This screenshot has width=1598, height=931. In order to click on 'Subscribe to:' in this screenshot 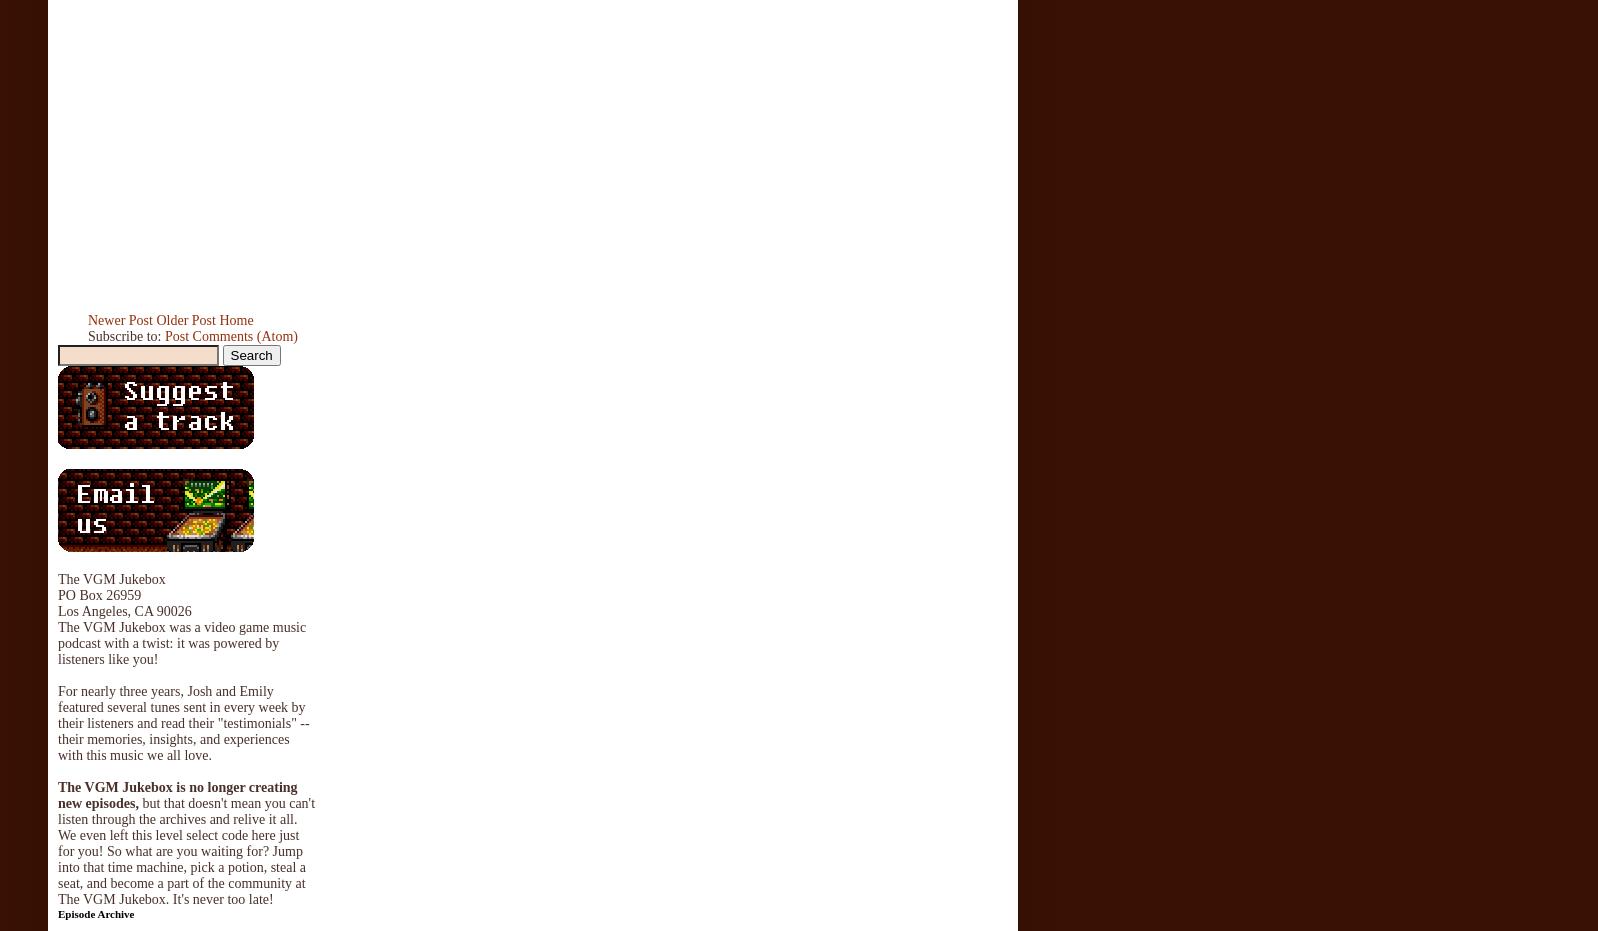, I will do `click(87, 335)`.